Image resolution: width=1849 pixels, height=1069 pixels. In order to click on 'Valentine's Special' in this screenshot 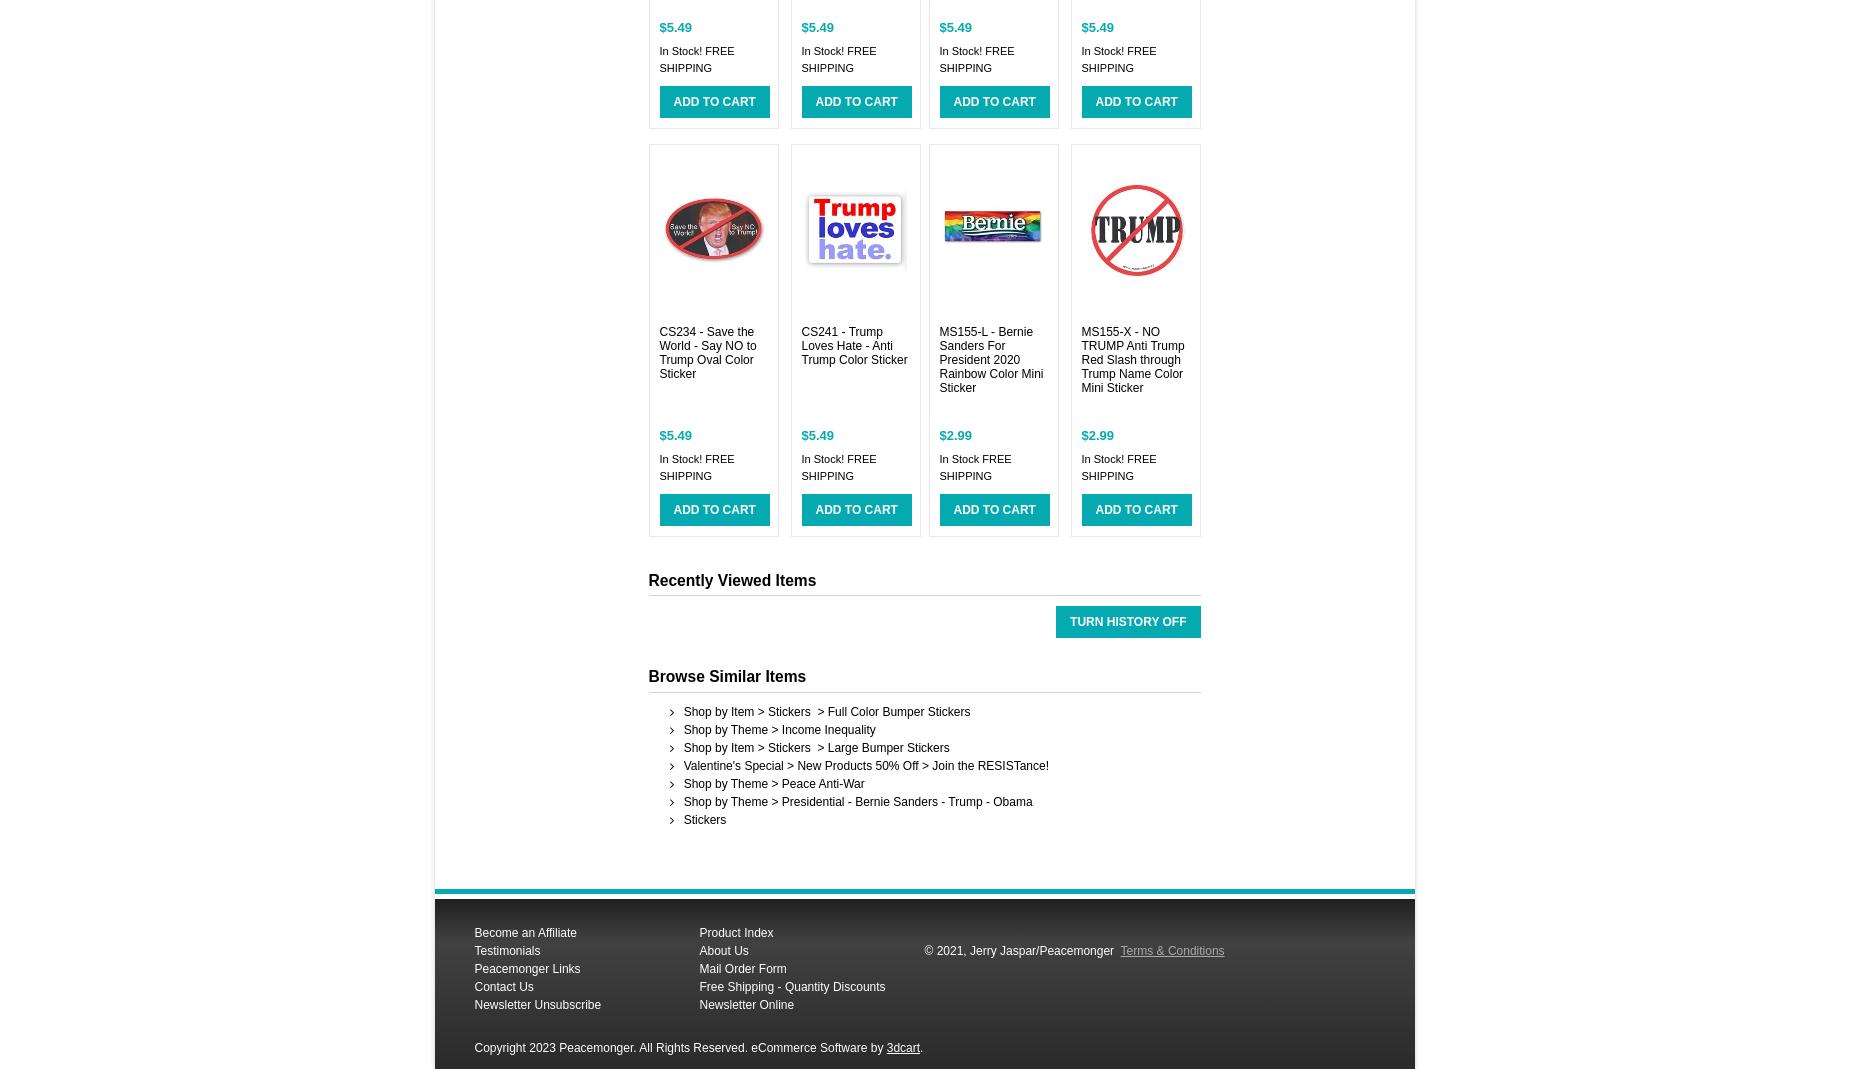, I will do `click(731, 764)`.